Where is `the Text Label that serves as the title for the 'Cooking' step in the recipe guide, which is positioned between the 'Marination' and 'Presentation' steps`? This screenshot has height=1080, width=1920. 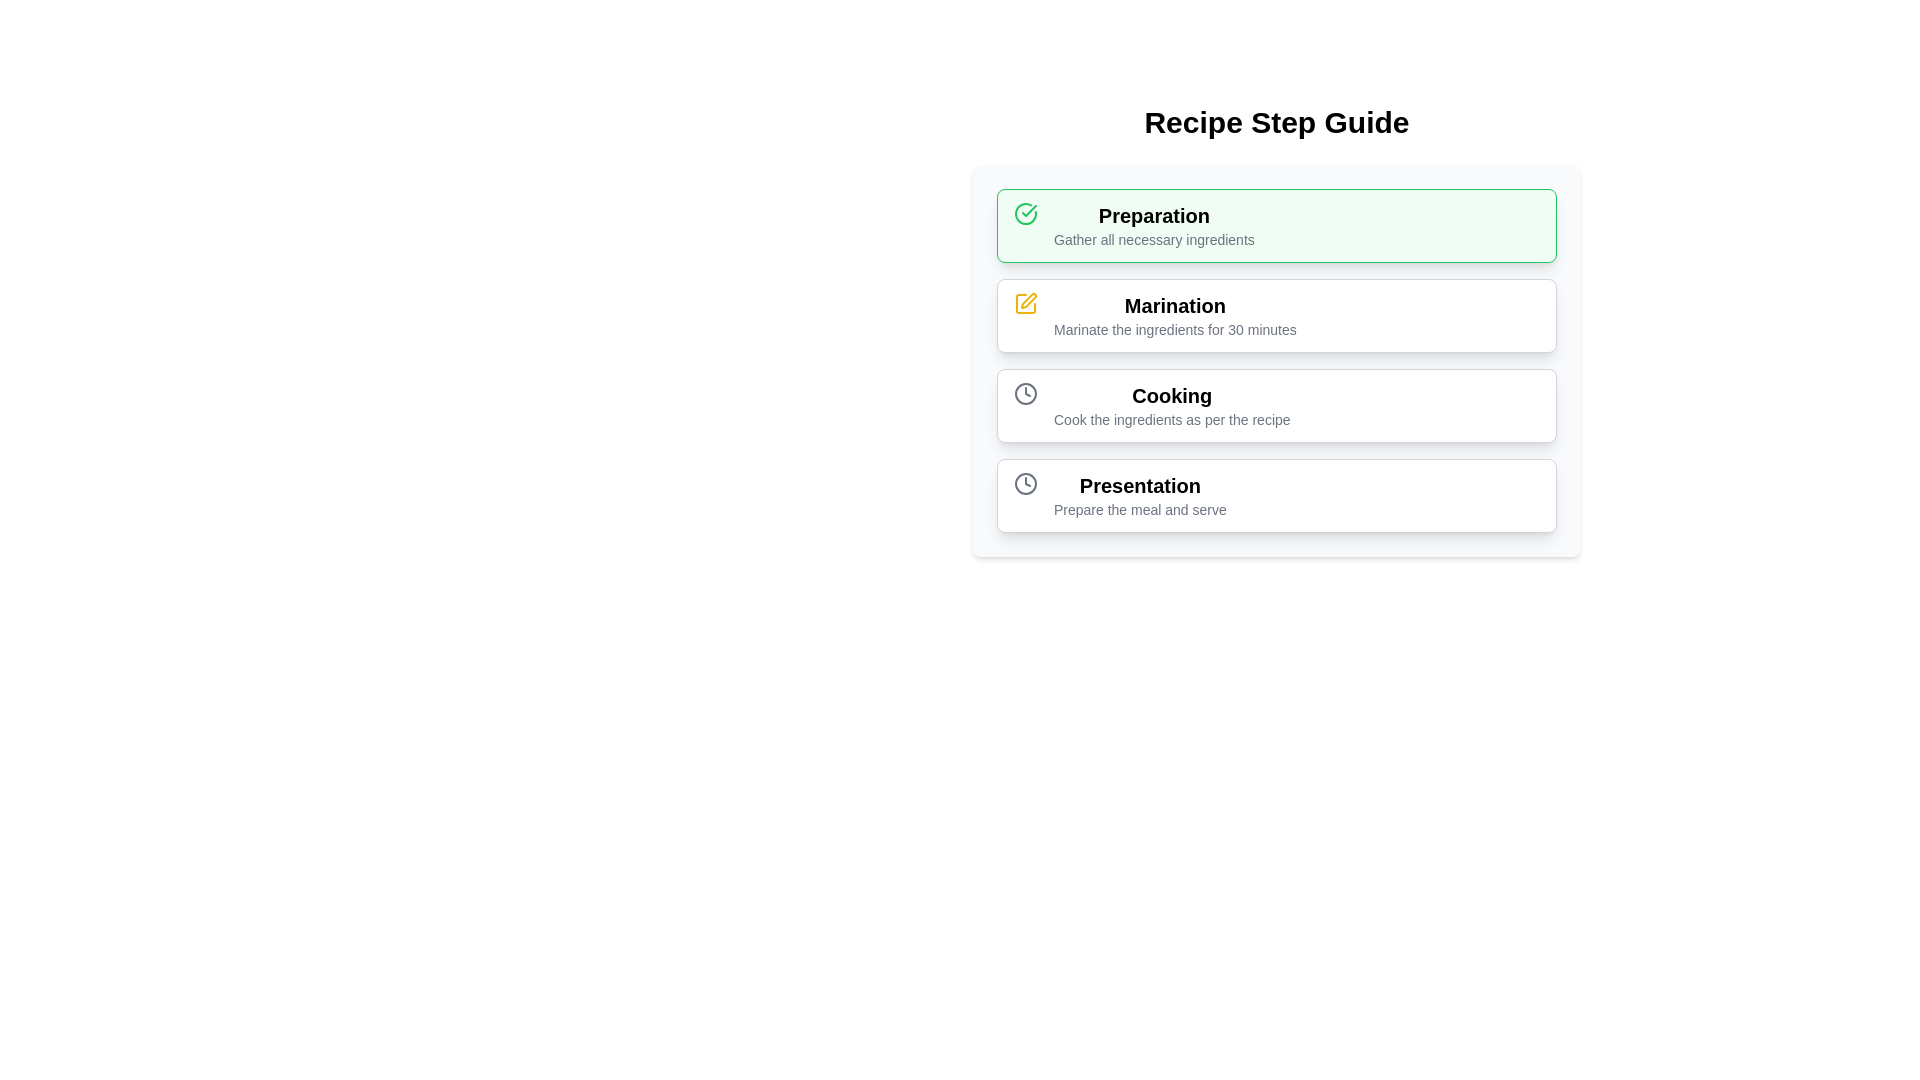 the Text Label that serves as the title for the 'Cooking' step in the recipe guide, which is positioned between the 'Marination' and 'Presentation' steps is located at coordinates (1172, 396).